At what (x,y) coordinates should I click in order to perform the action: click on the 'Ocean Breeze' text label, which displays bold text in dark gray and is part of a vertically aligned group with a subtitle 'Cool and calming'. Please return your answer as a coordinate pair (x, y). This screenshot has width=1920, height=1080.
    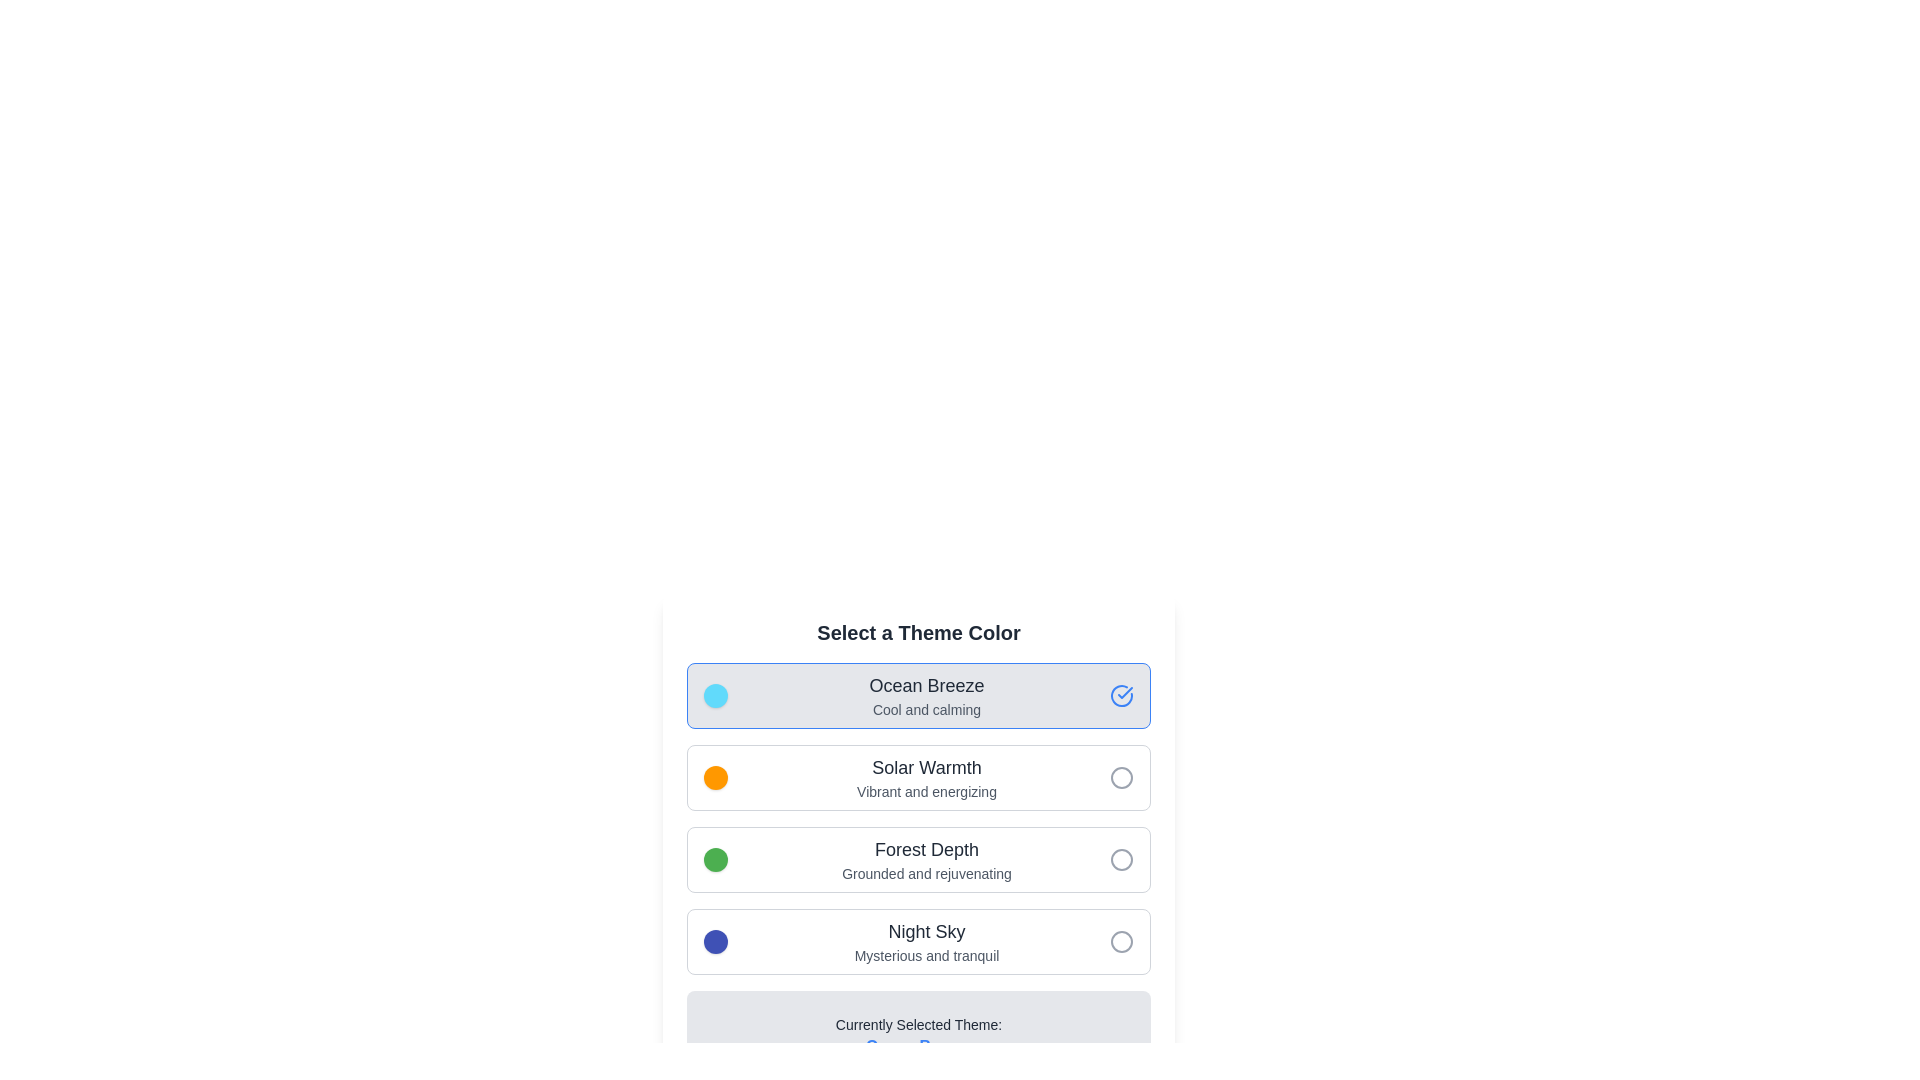
    Looking at the image, I should click on (925, 685).